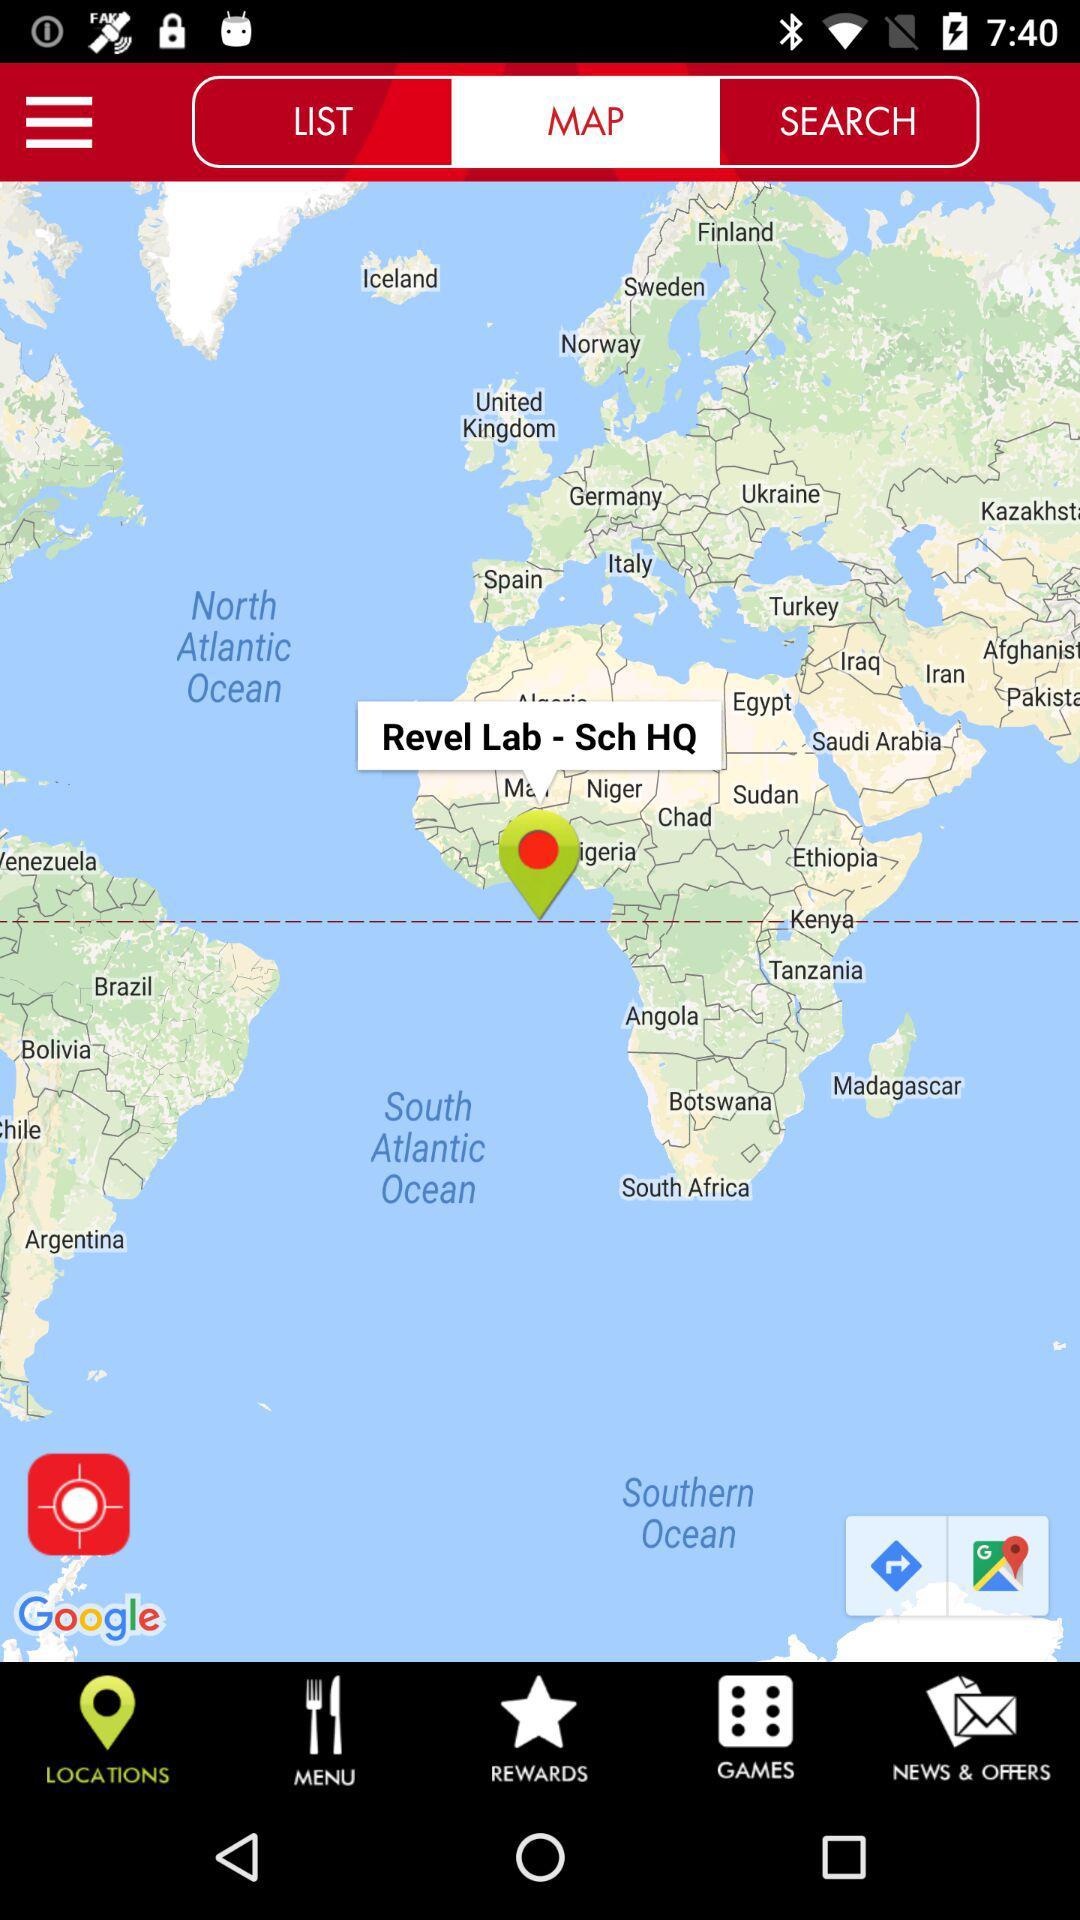 Image resolution: width=1080 pixels, height=1920 pixels. Describe the element at coordinates (848, 120) in the screenshot. I see `item next to the map` at that location.